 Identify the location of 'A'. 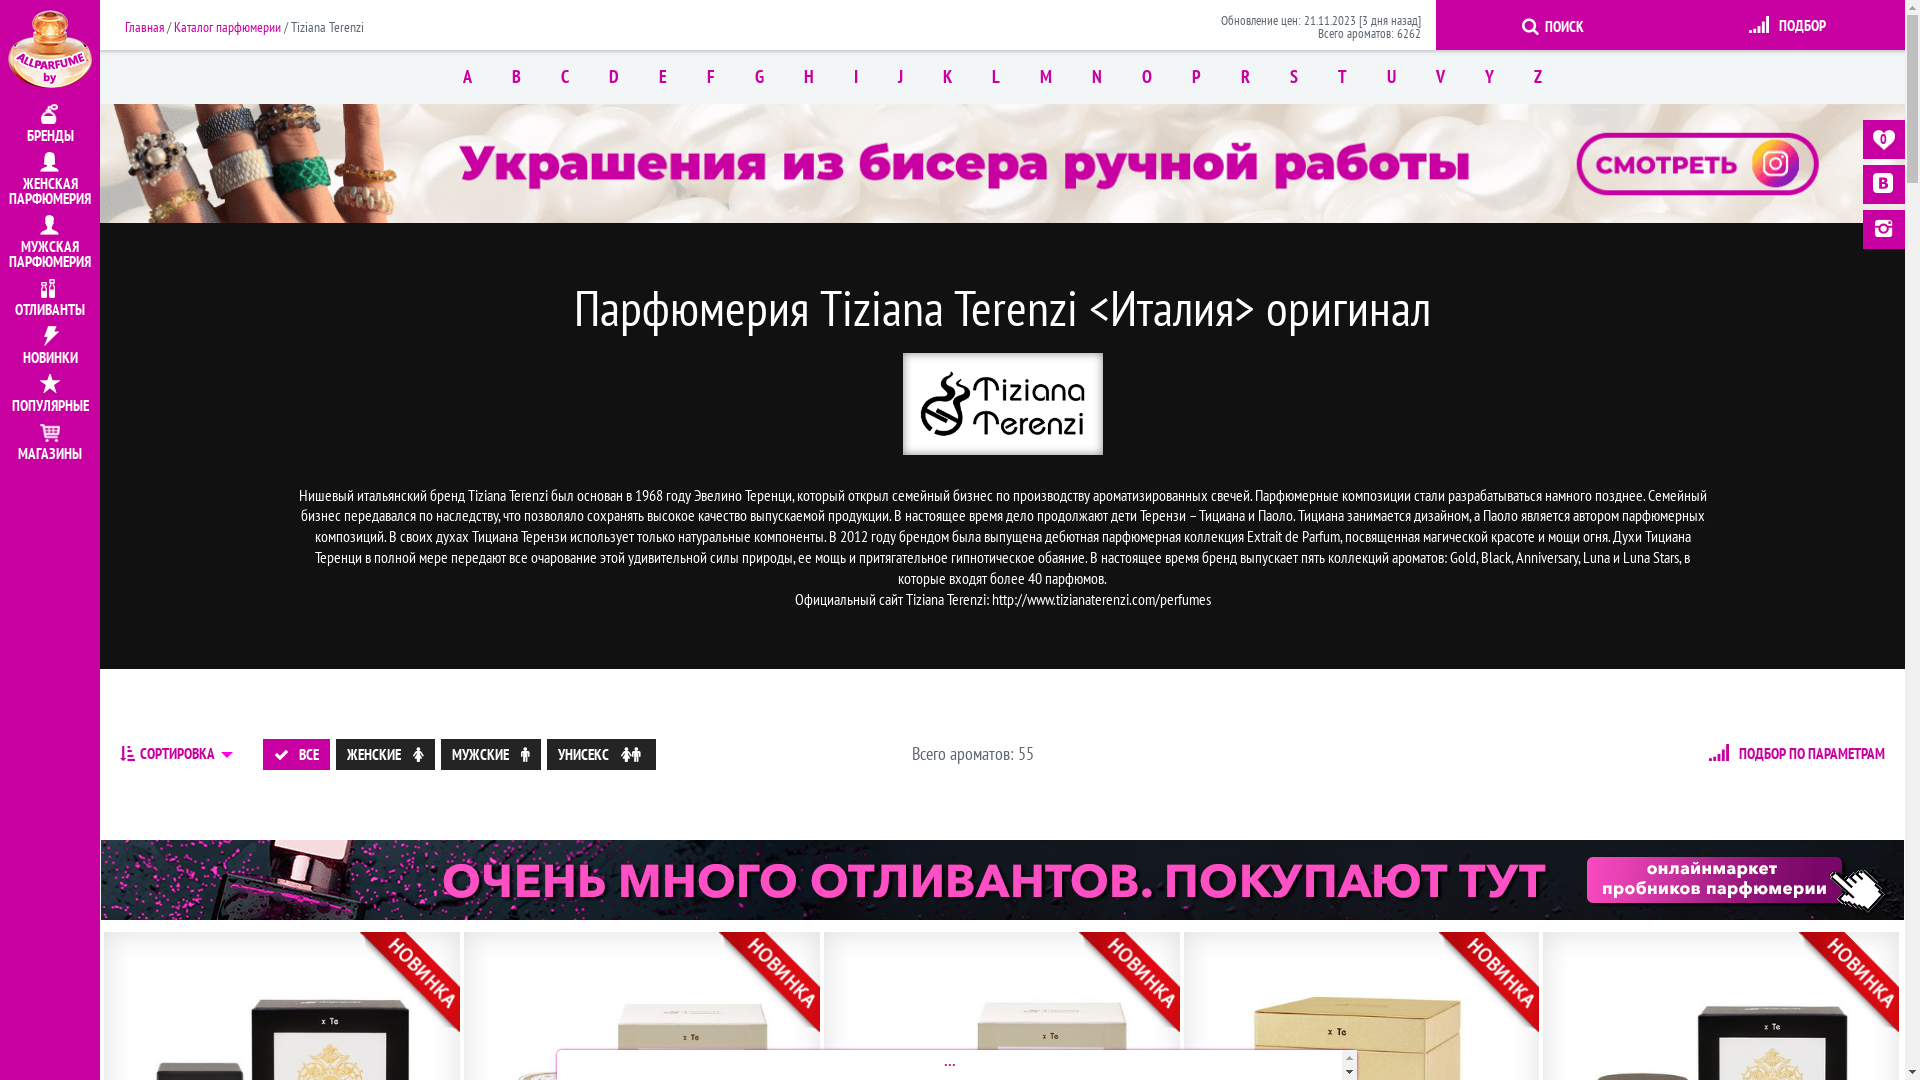
(466, 76).